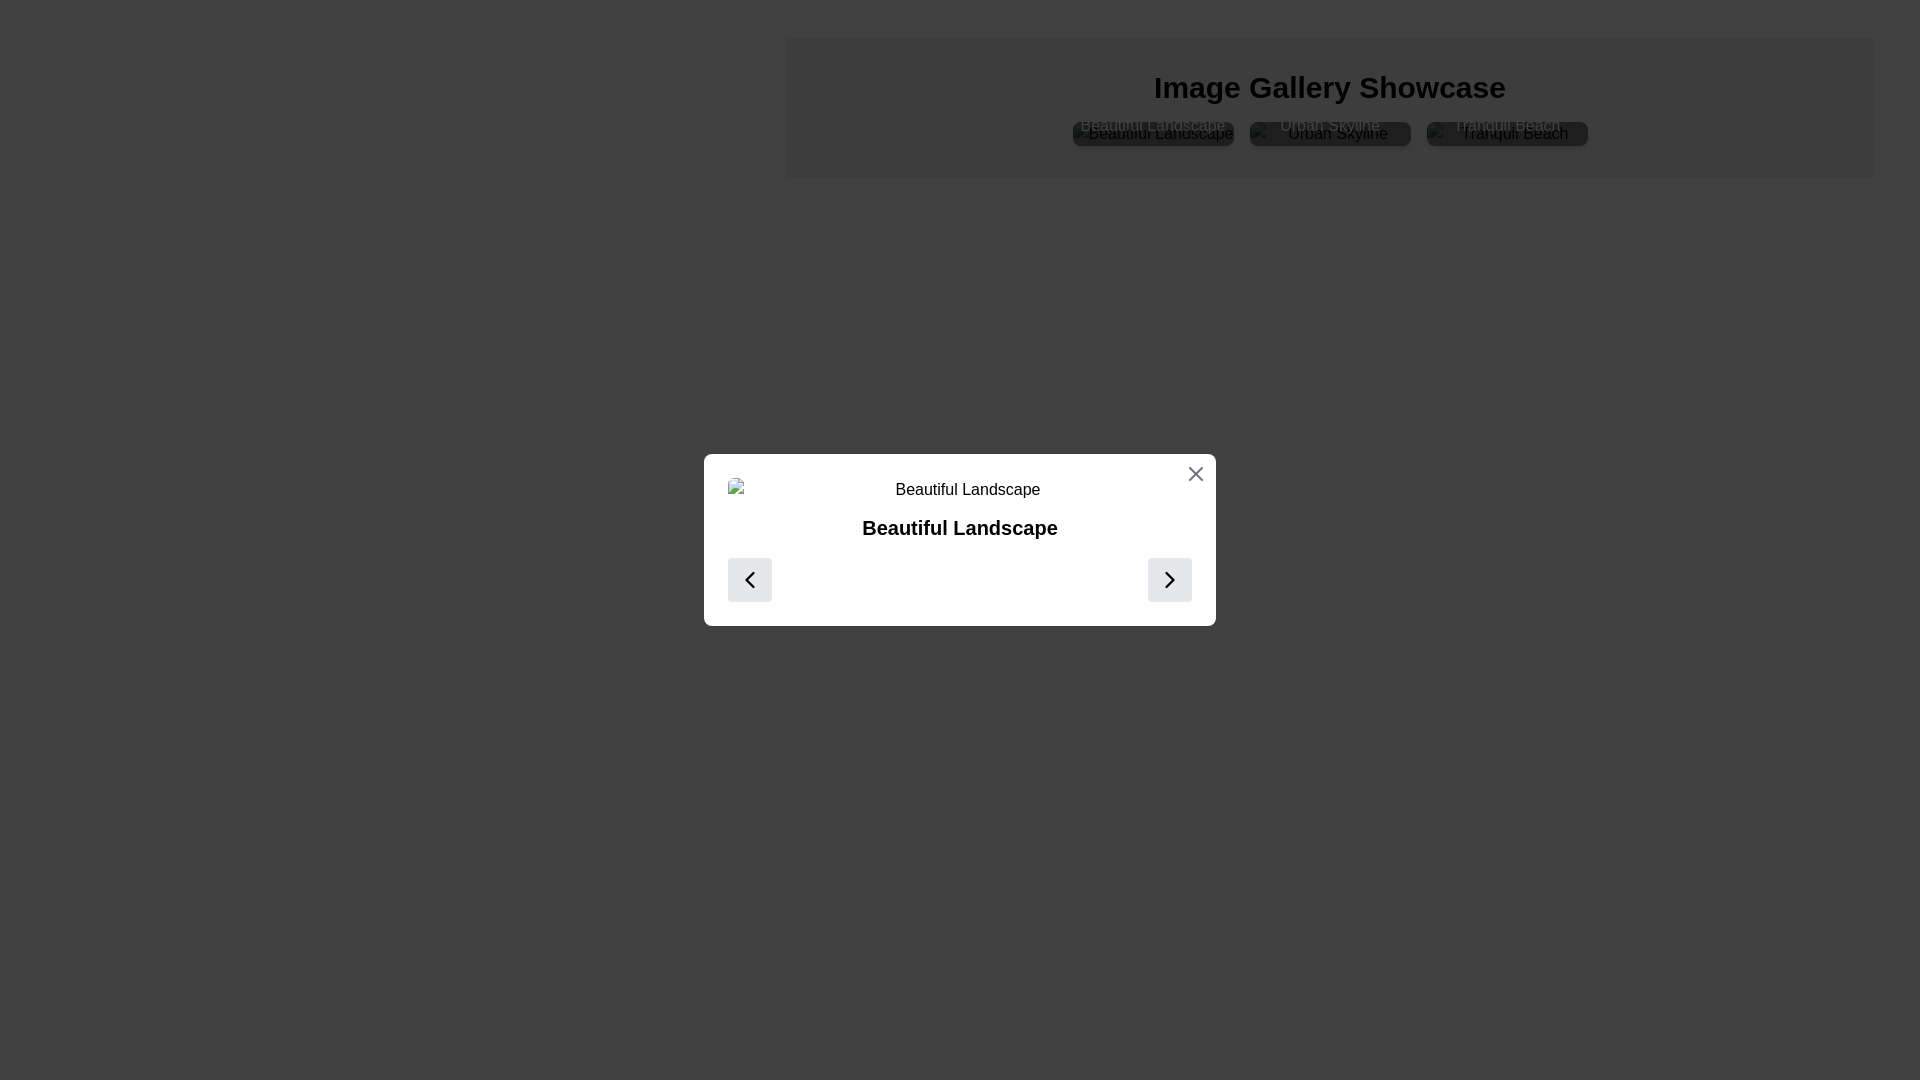 This screenshot has height=1080, width=1920. Describe the element at coordinates (1195, 474) in the screenshot. I see `the close icon button located in the upper-right corner of the modal displaying information about 'Beautiful Landscape'` at that location.